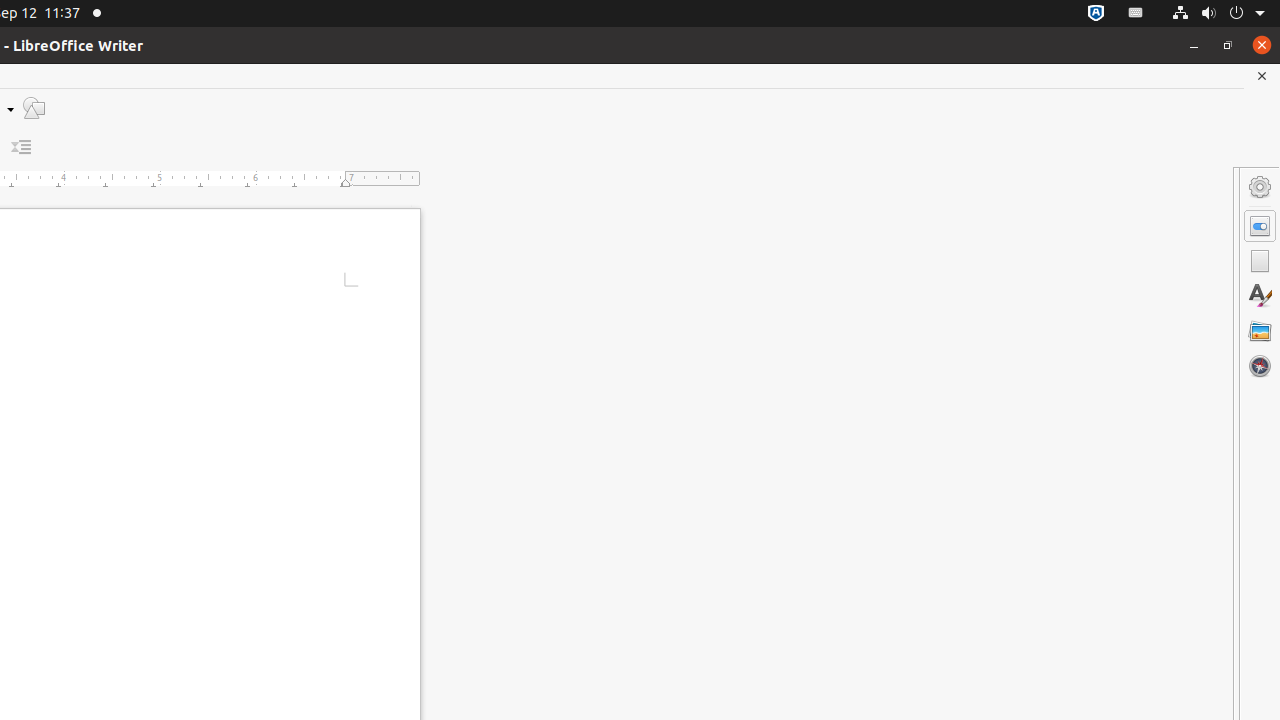 This screenshot has width=1280, height=720. Describe the element at coordinates (1259, 225) in the screenshot. I see `'Properties'` at that location.